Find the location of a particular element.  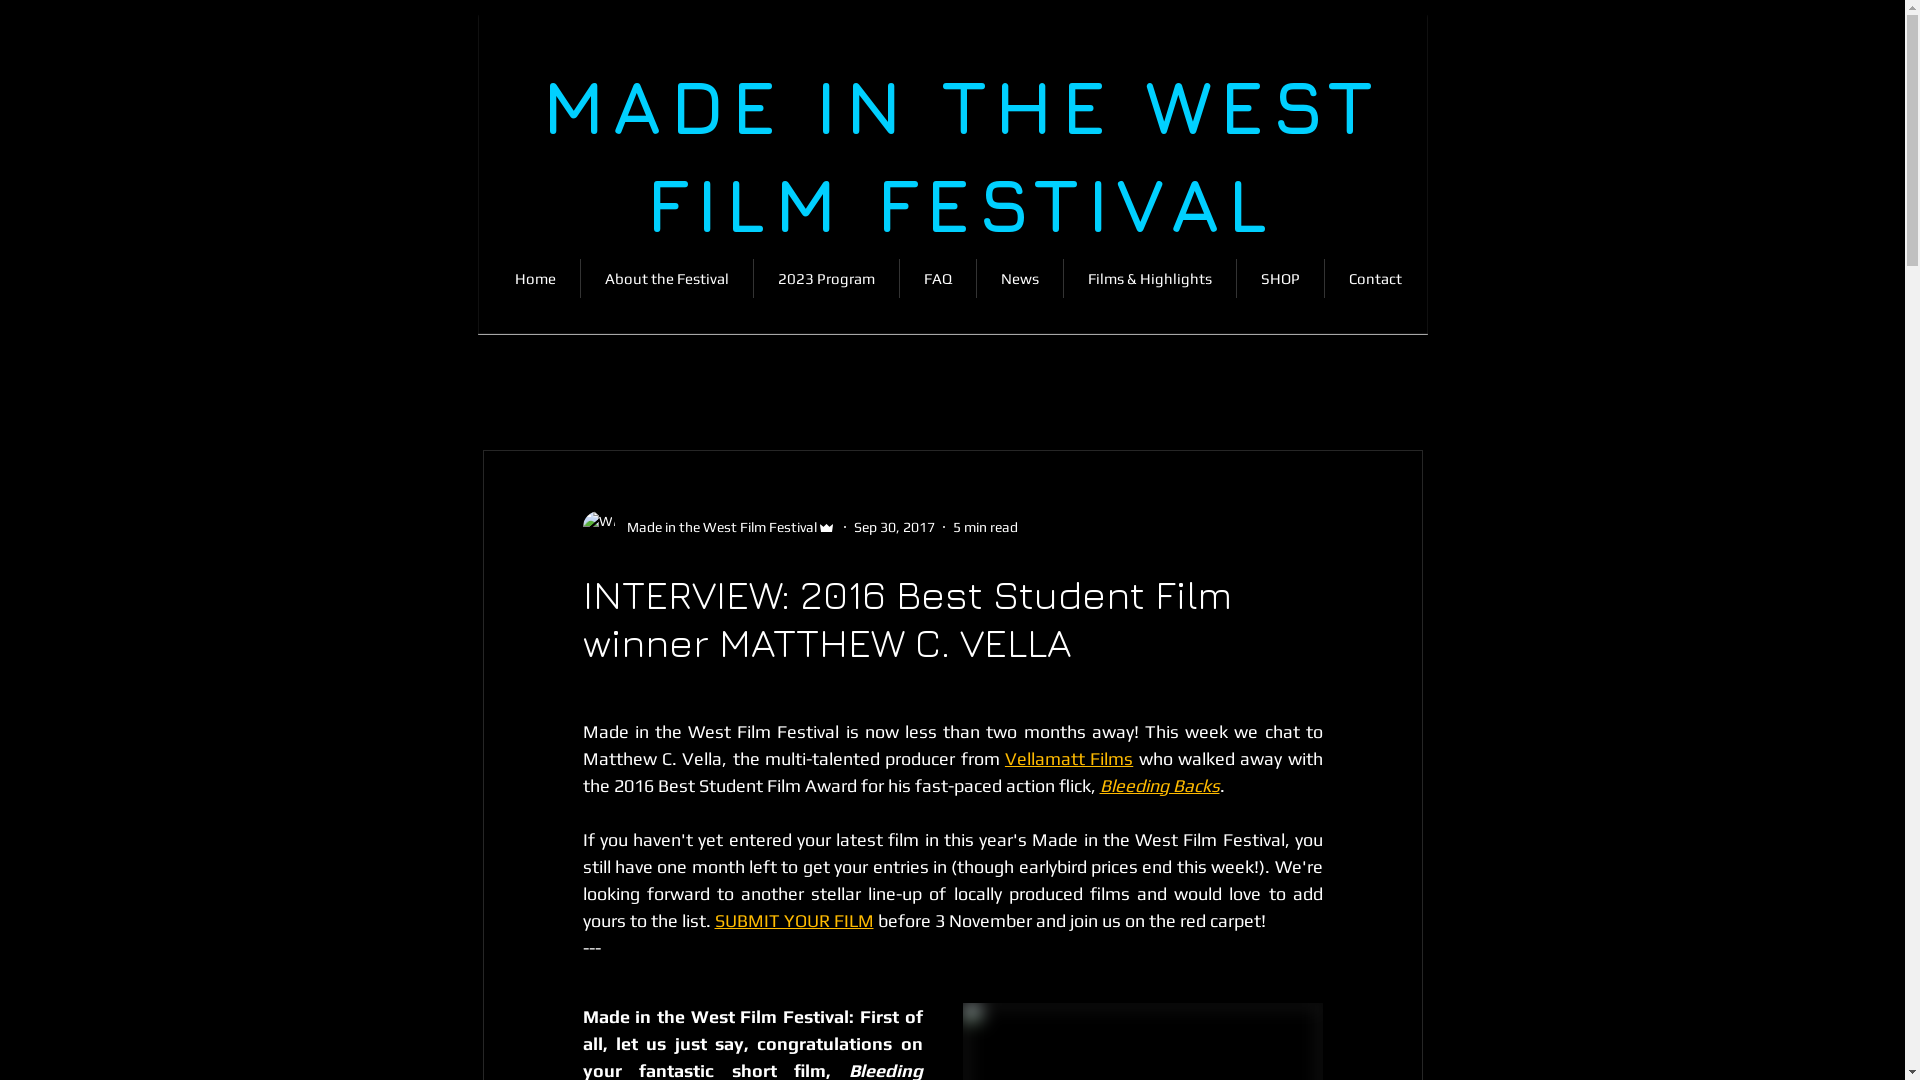

'2023 Program' is located at coordinates (752, 278).